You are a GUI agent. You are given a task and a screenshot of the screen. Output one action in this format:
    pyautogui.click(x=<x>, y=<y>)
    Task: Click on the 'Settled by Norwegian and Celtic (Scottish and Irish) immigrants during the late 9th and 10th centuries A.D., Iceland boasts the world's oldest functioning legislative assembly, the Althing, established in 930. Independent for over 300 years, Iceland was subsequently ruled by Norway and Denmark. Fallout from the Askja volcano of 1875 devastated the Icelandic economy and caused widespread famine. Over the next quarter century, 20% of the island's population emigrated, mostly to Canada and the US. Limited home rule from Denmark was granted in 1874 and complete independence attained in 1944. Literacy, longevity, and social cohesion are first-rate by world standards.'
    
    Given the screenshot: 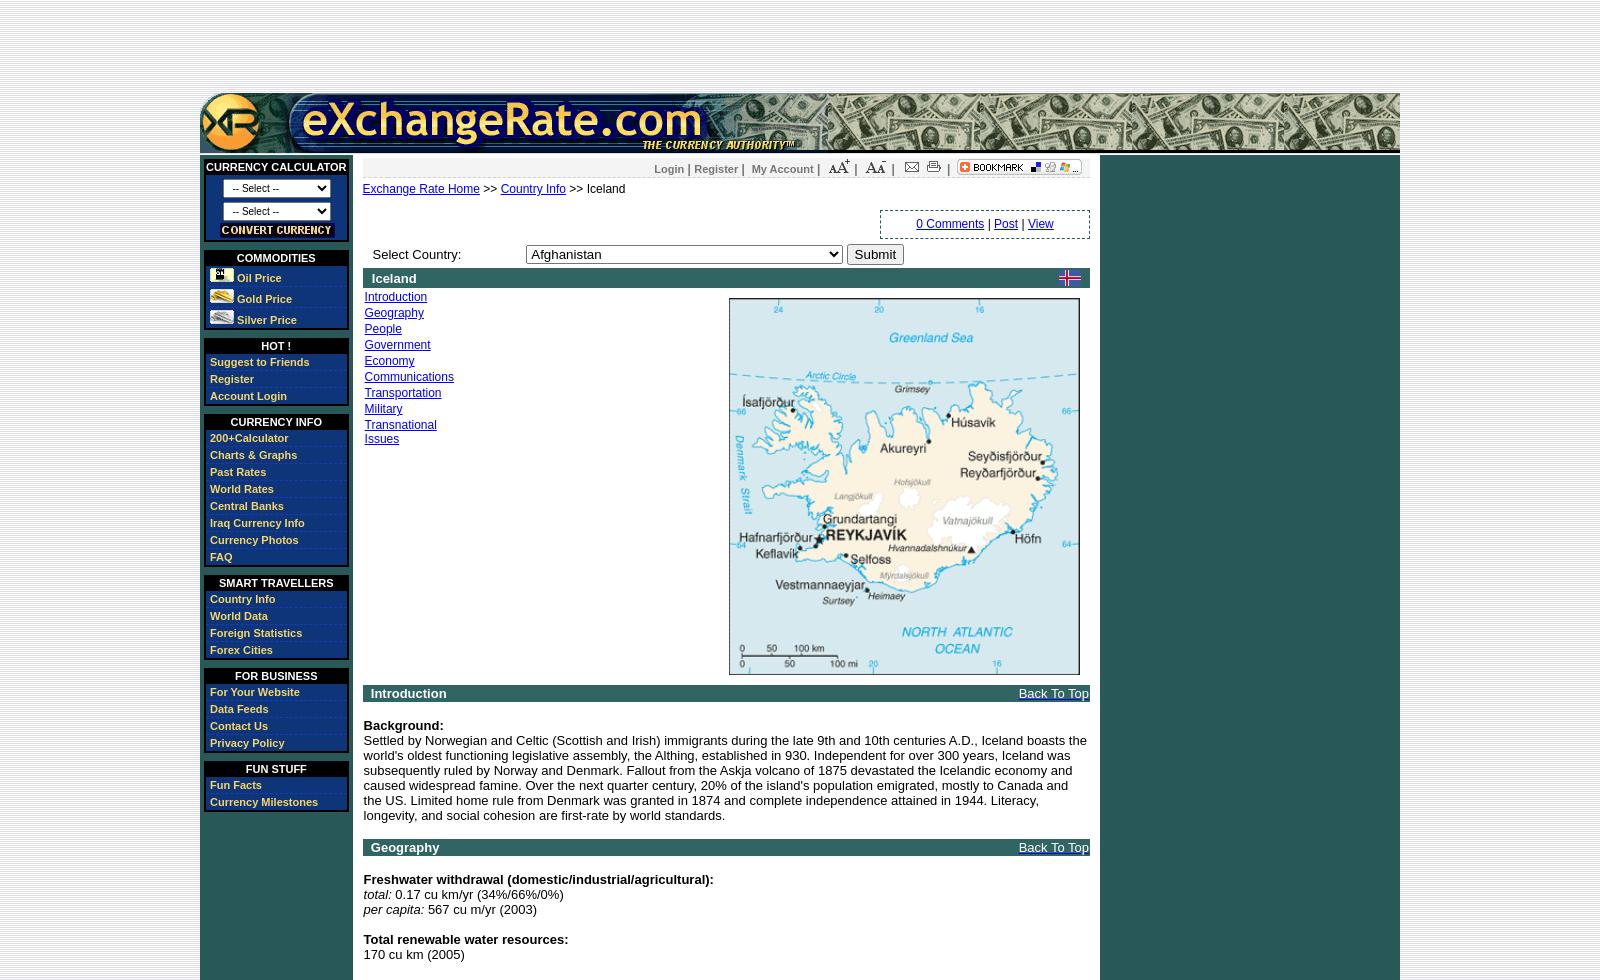 What is the action you would take?
    pyautogui.click(x=724, y=777)
    